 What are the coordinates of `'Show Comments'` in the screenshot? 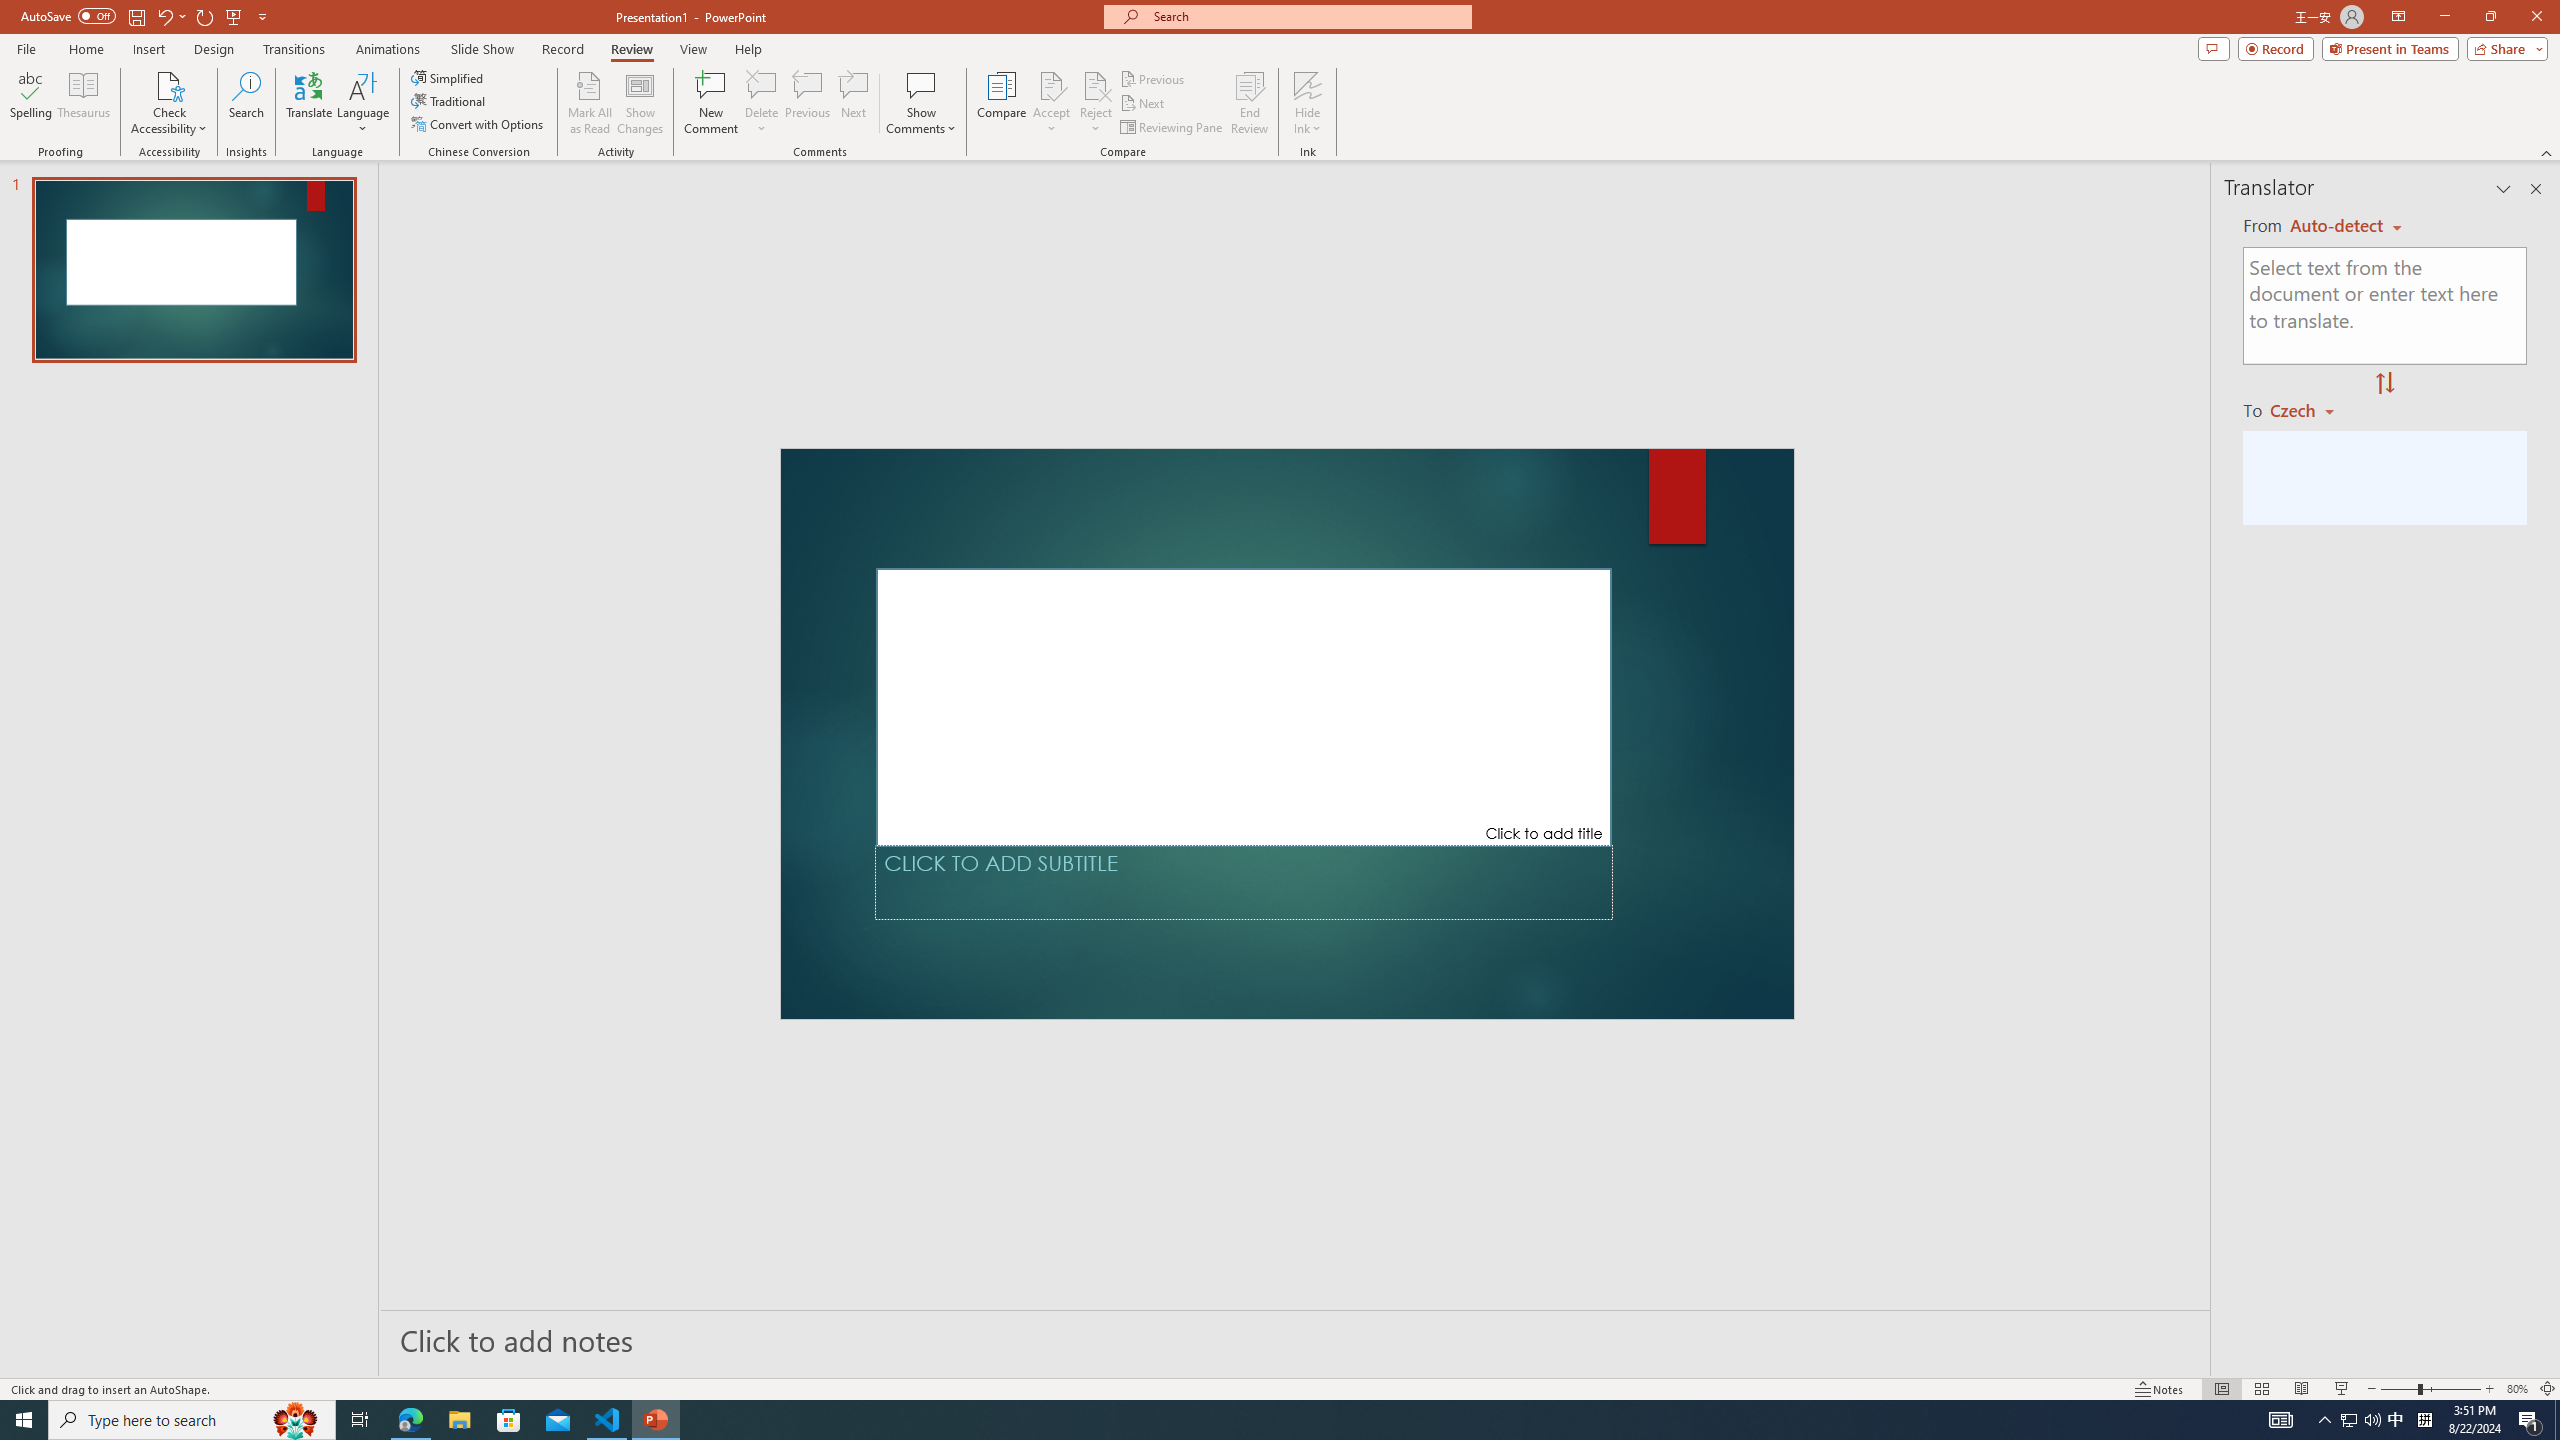 It's located at (921, 84).